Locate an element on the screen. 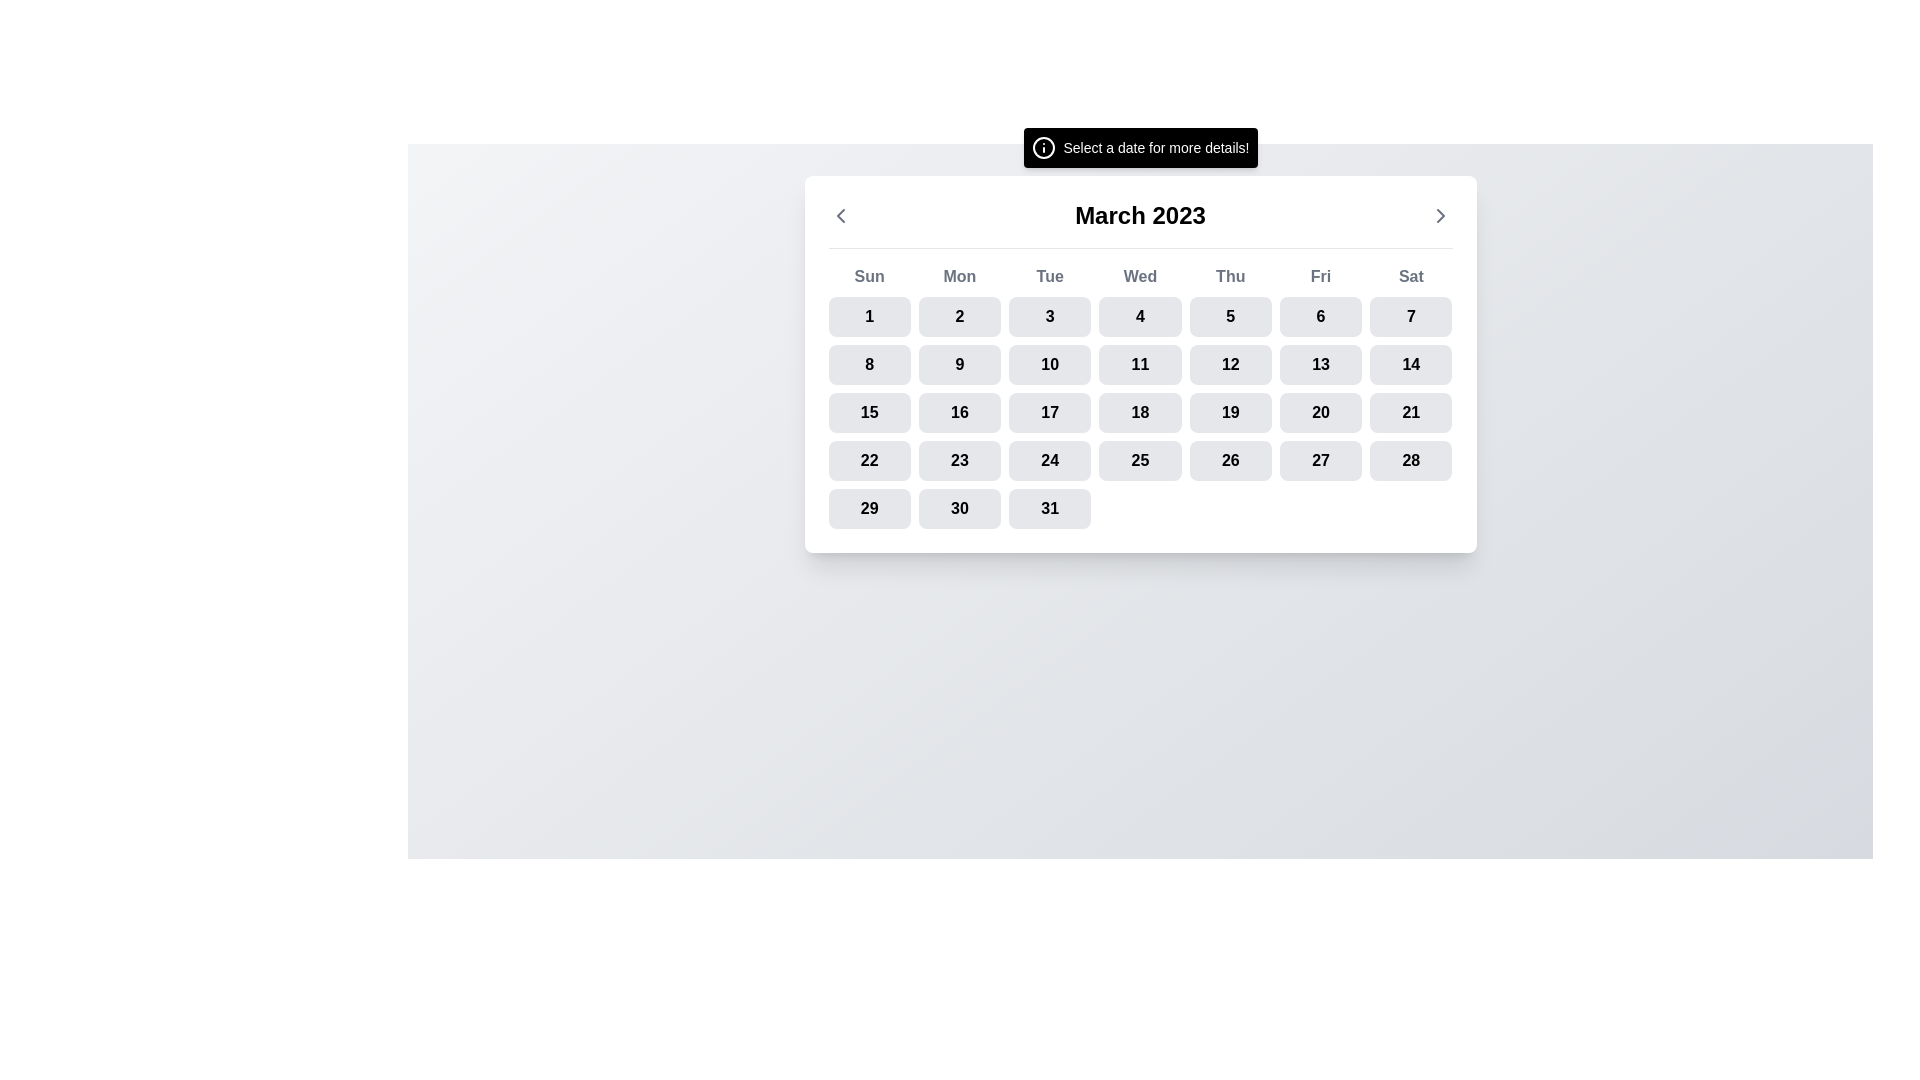 The image size is (1920, 1080). the circular graphic icon positioned above the calendar's heading by moving the cursor to its center point is located at coordinates (1042, 146).